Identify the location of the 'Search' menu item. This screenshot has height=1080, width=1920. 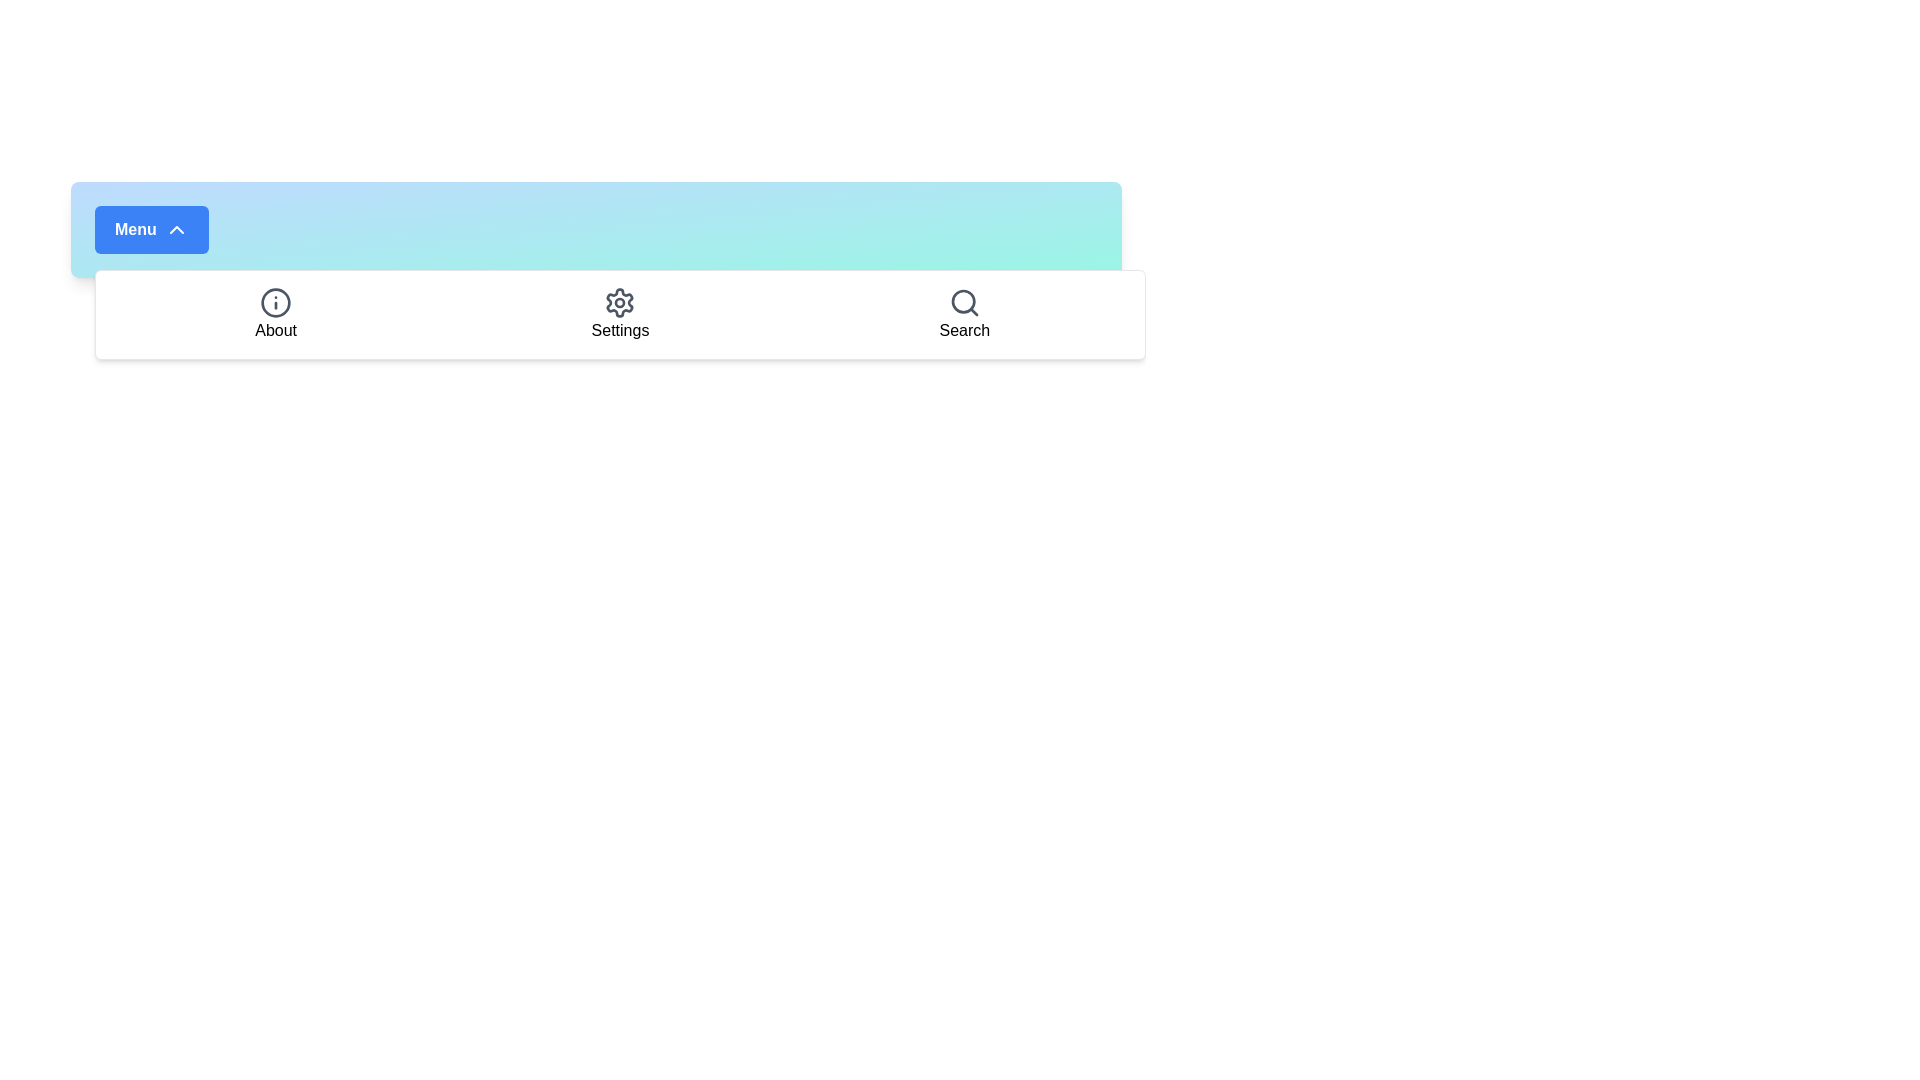
(964, 315).